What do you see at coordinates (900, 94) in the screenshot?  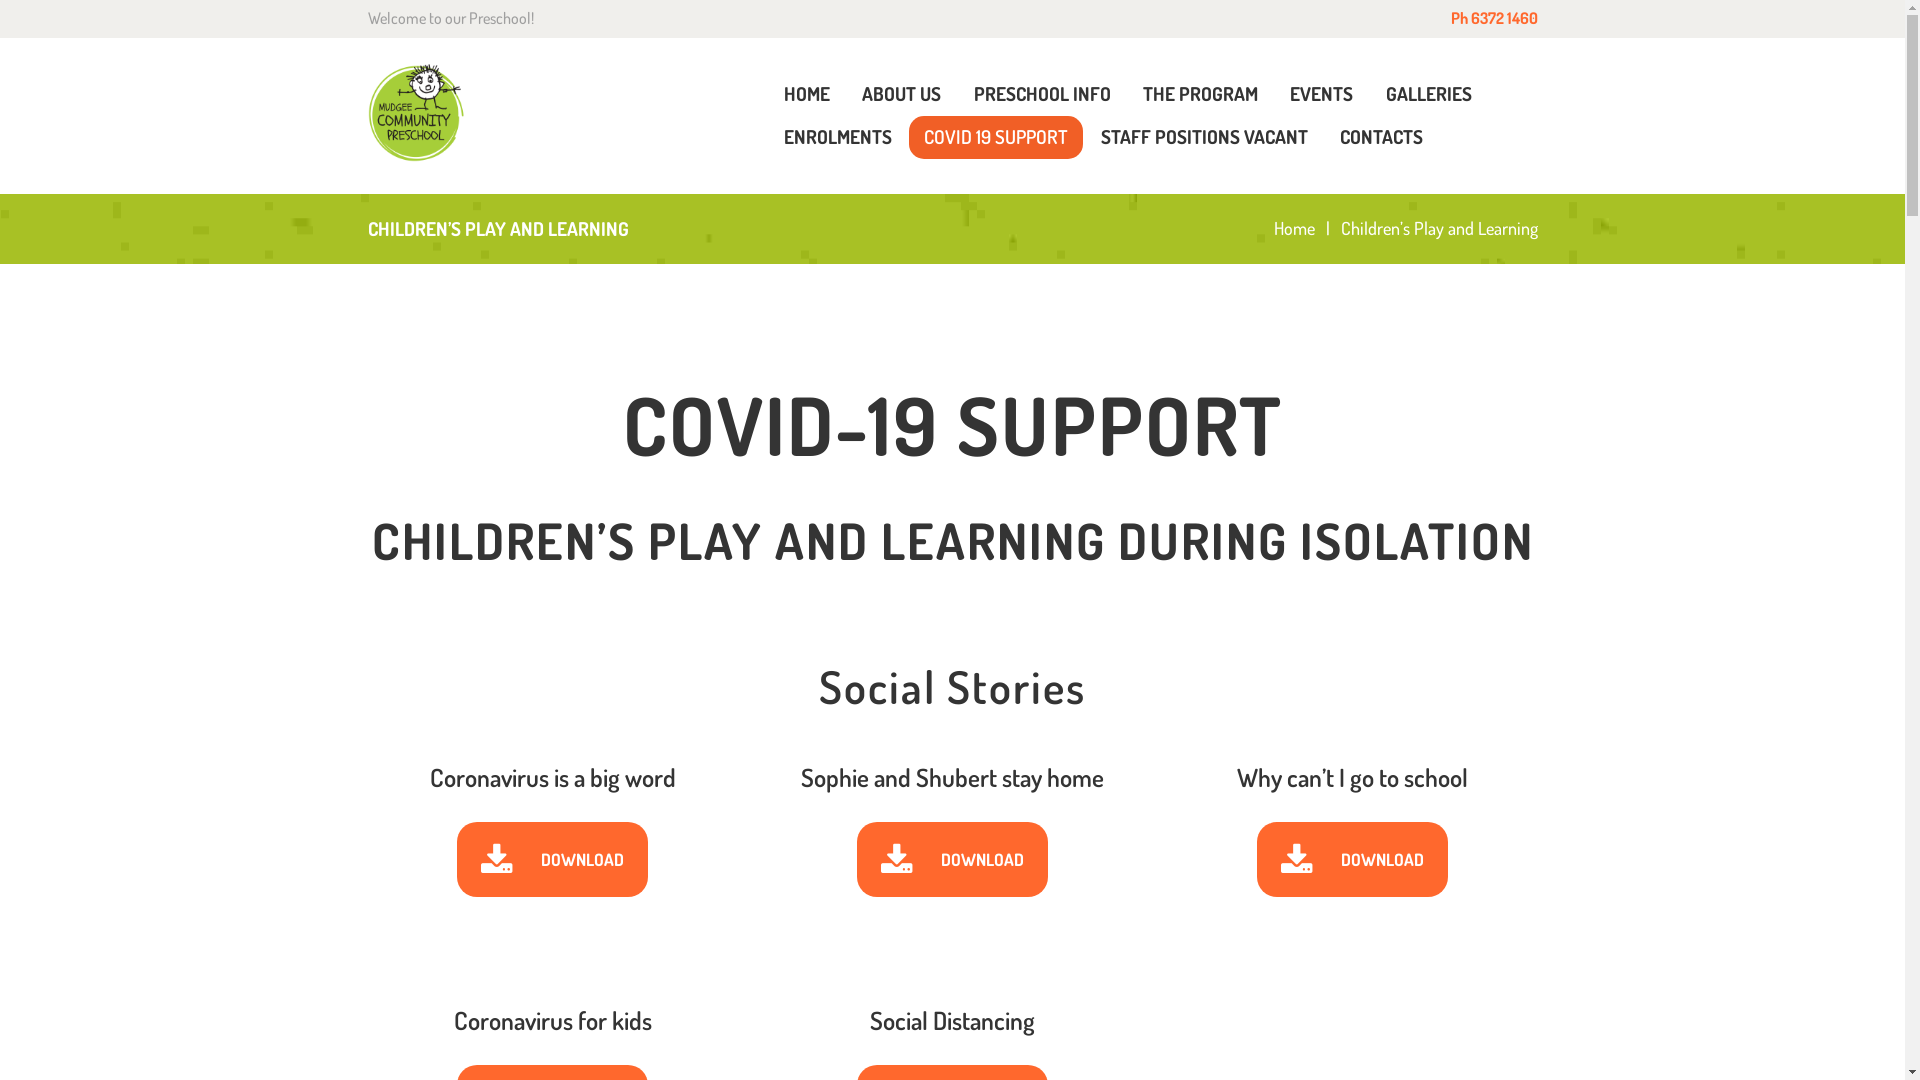 I see `'ABOUT US'` at bounding box center [900, 94].